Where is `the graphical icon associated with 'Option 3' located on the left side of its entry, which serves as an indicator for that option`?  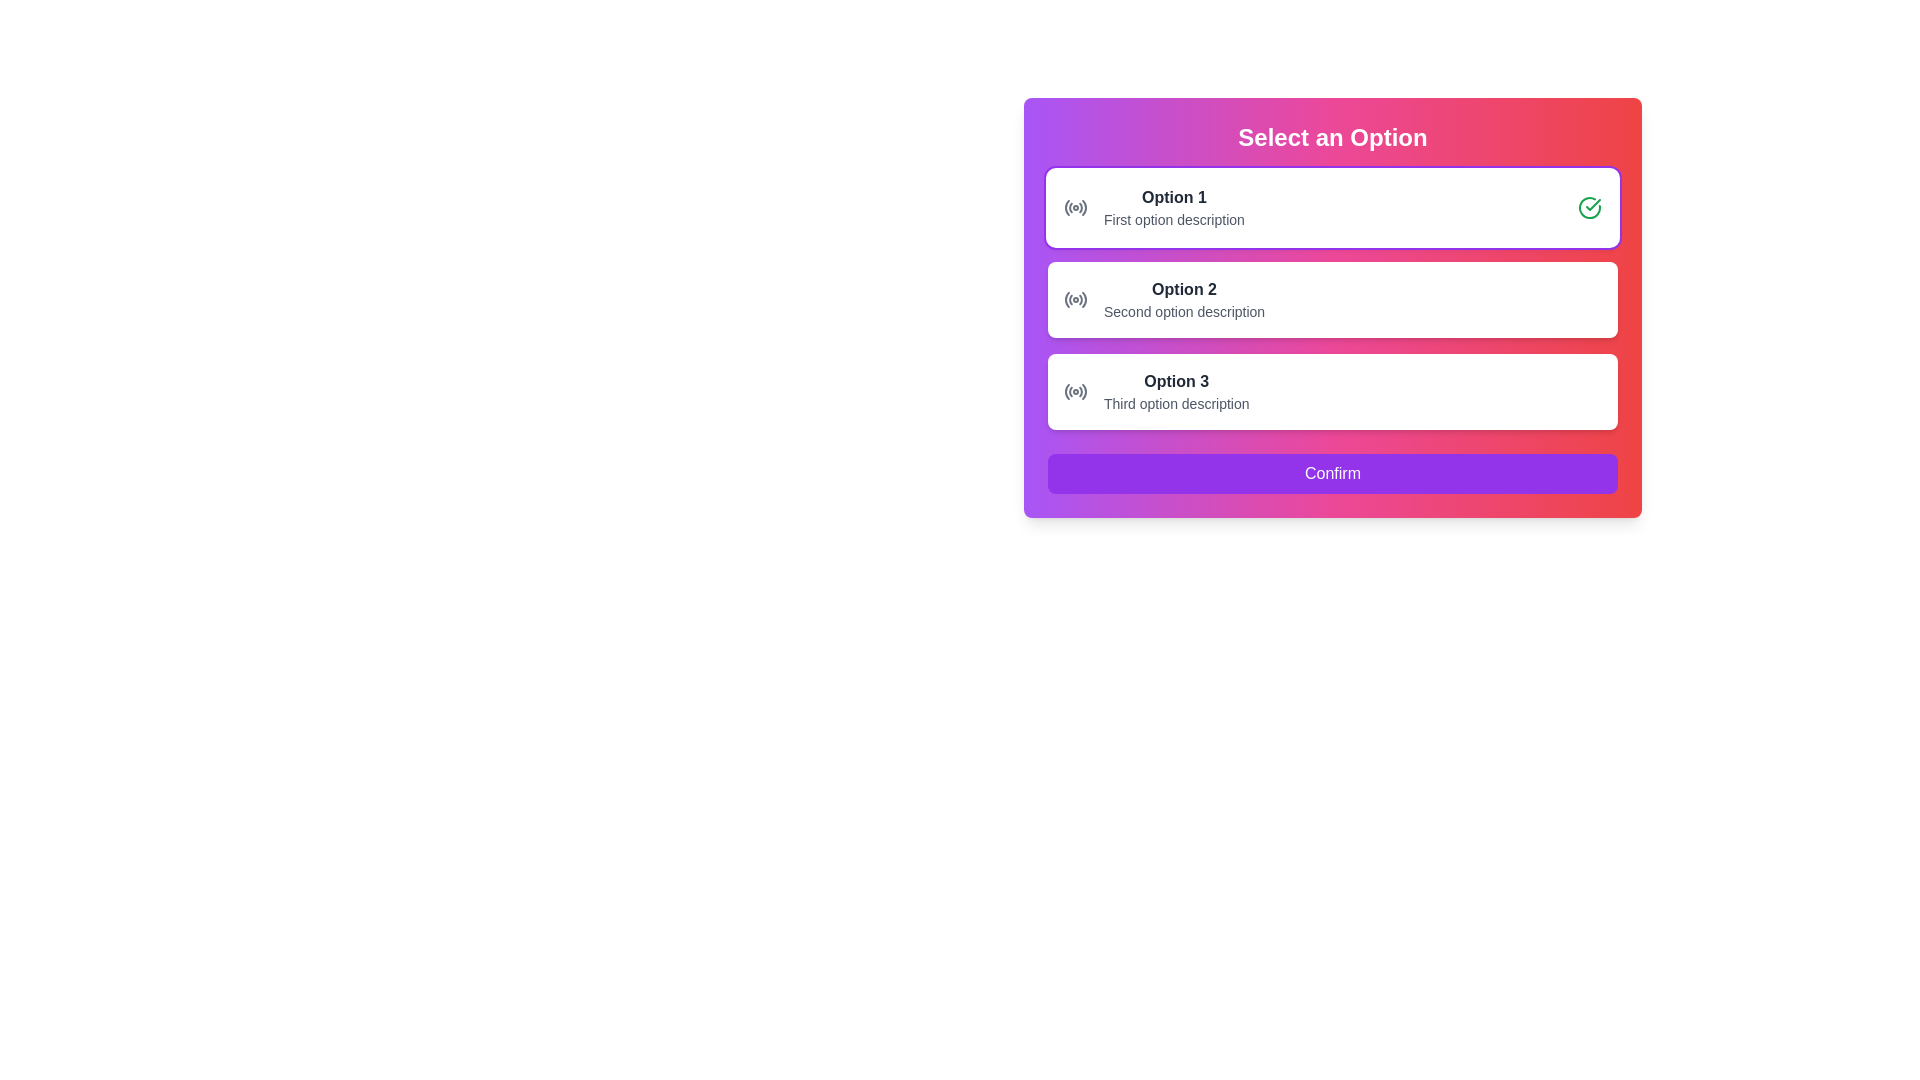 the graphical icon associated with 'Option 3' located on the left side of its entry, which serves as an indicator for that option is located at coordinates (1074, 392).